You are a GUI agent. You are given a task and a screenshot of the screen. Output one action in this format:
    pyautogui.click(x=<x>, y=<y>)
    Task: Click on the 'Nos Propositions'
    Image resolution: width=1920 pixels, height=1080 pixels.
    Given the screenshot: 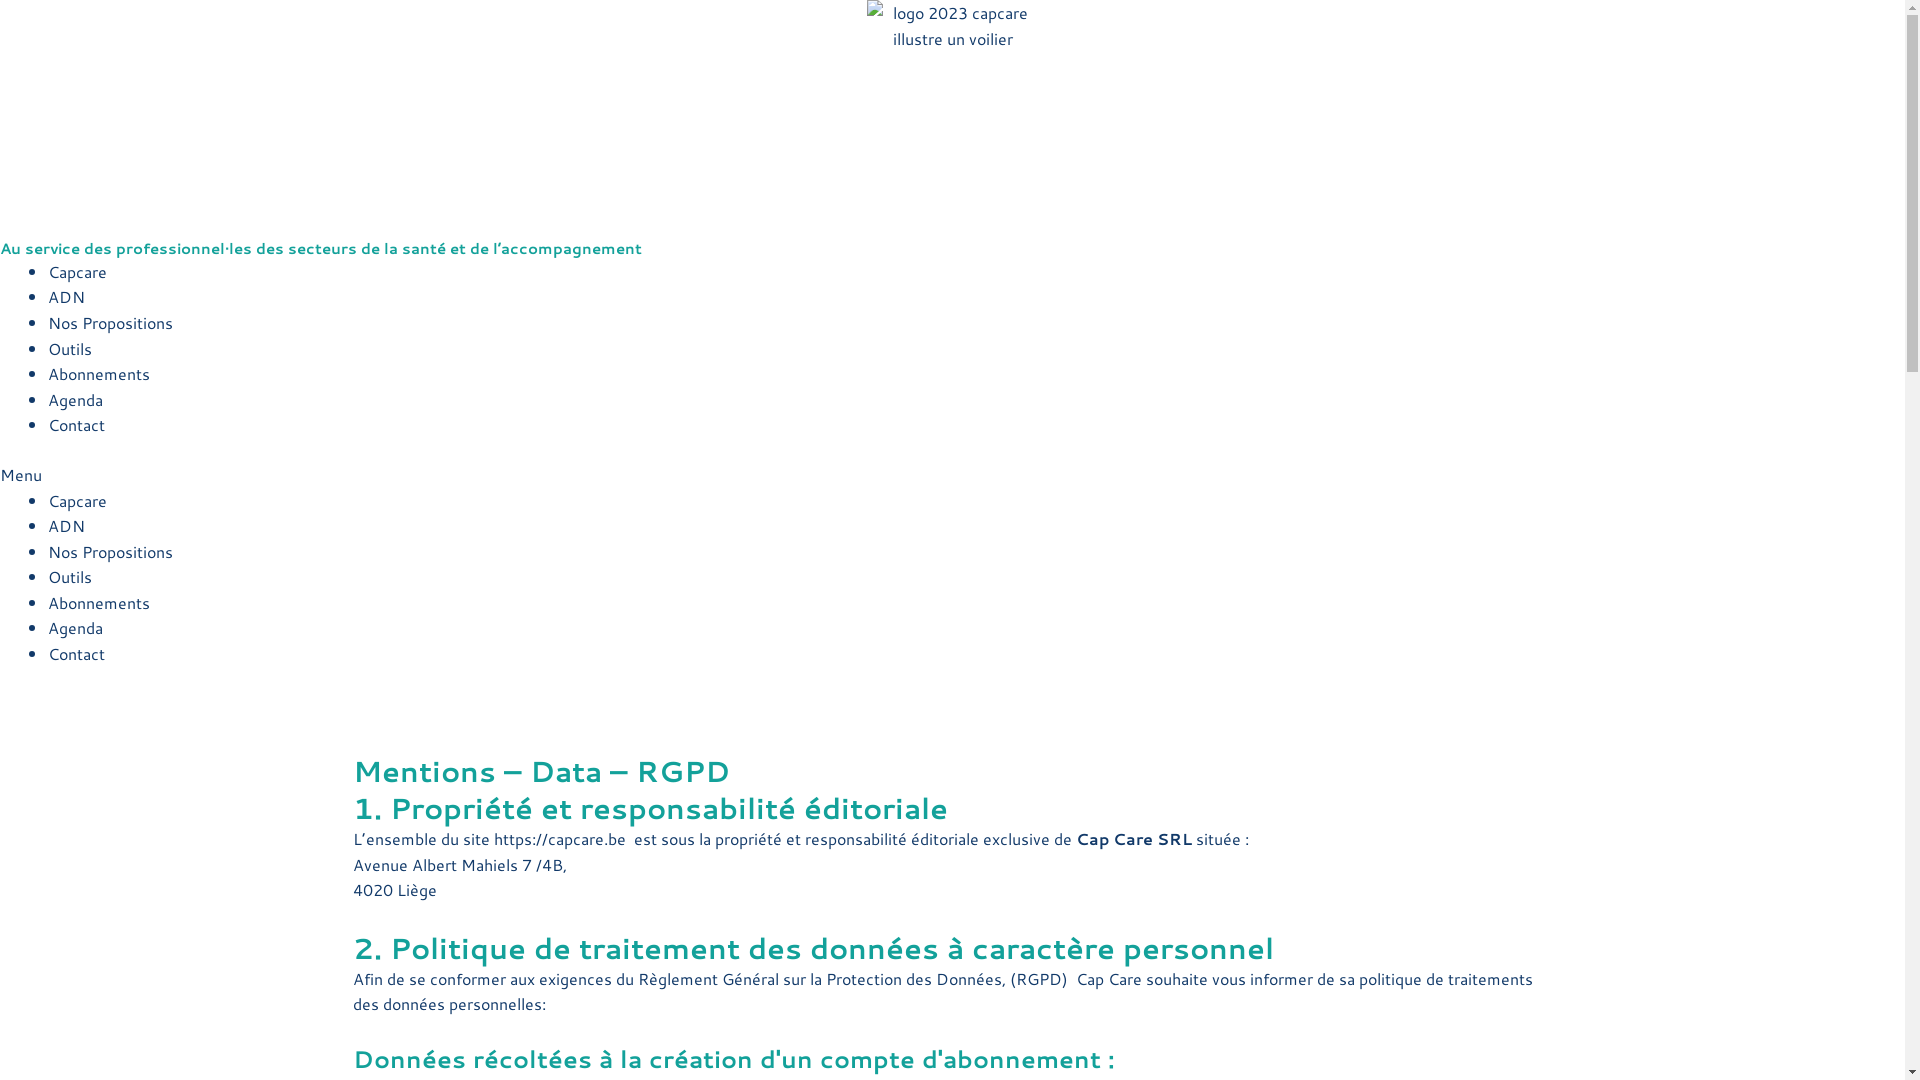 What is the action you would take?
    pyautogui.click(x=109, y=551)
    